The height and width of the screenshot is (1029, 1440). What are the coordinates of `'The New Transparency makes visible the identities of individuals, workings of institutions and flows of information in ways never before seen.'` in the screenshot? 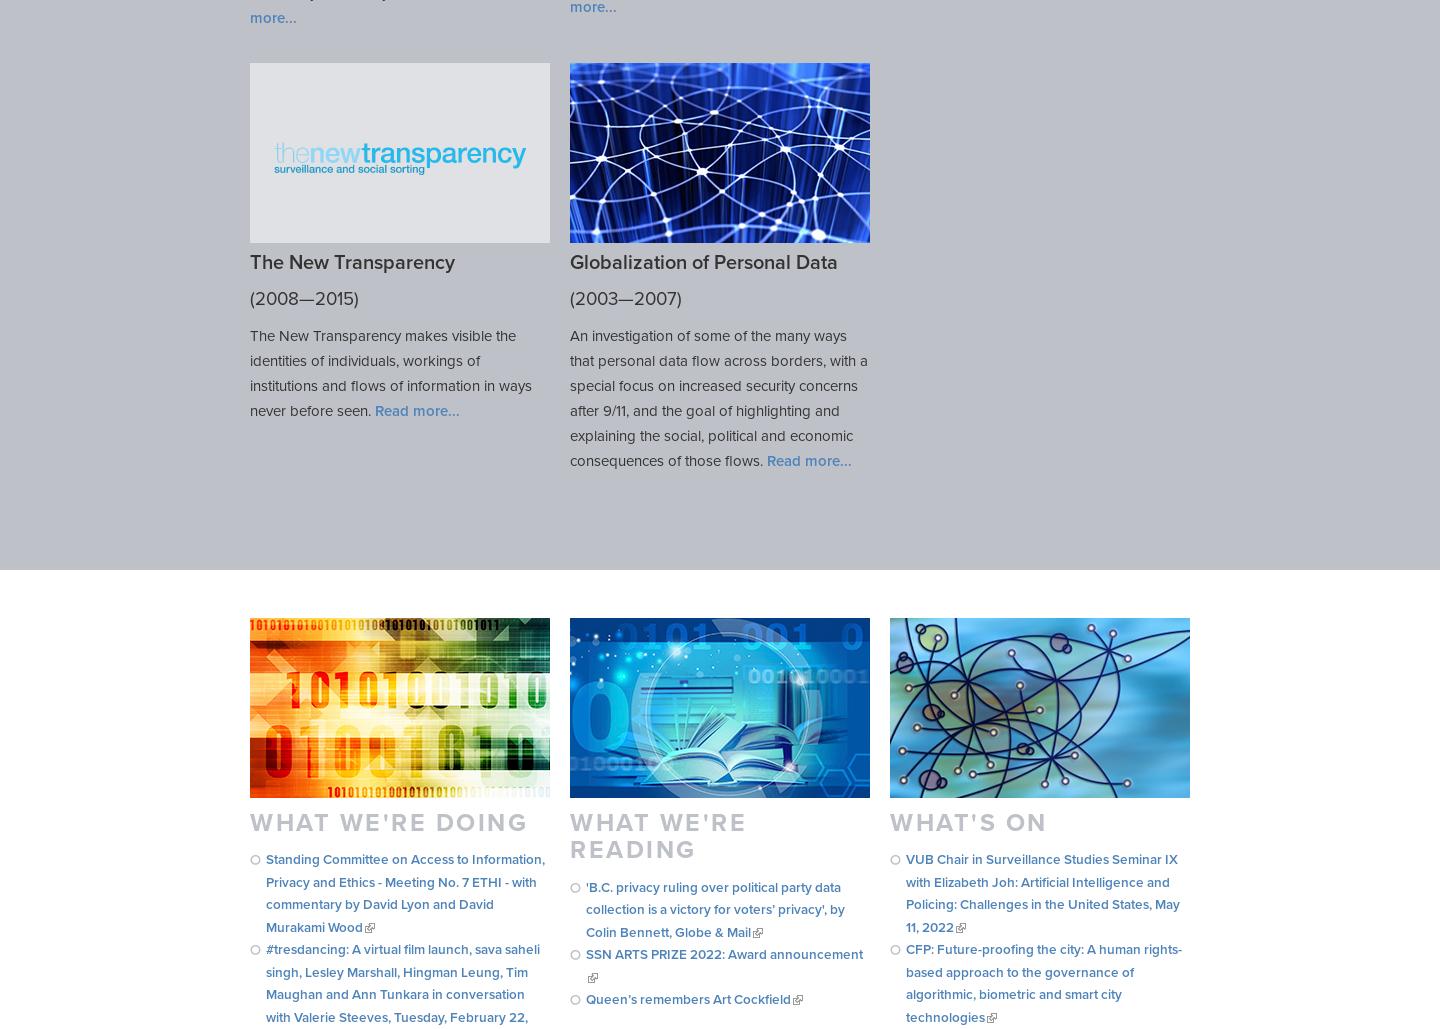 It's located at (248, 371).